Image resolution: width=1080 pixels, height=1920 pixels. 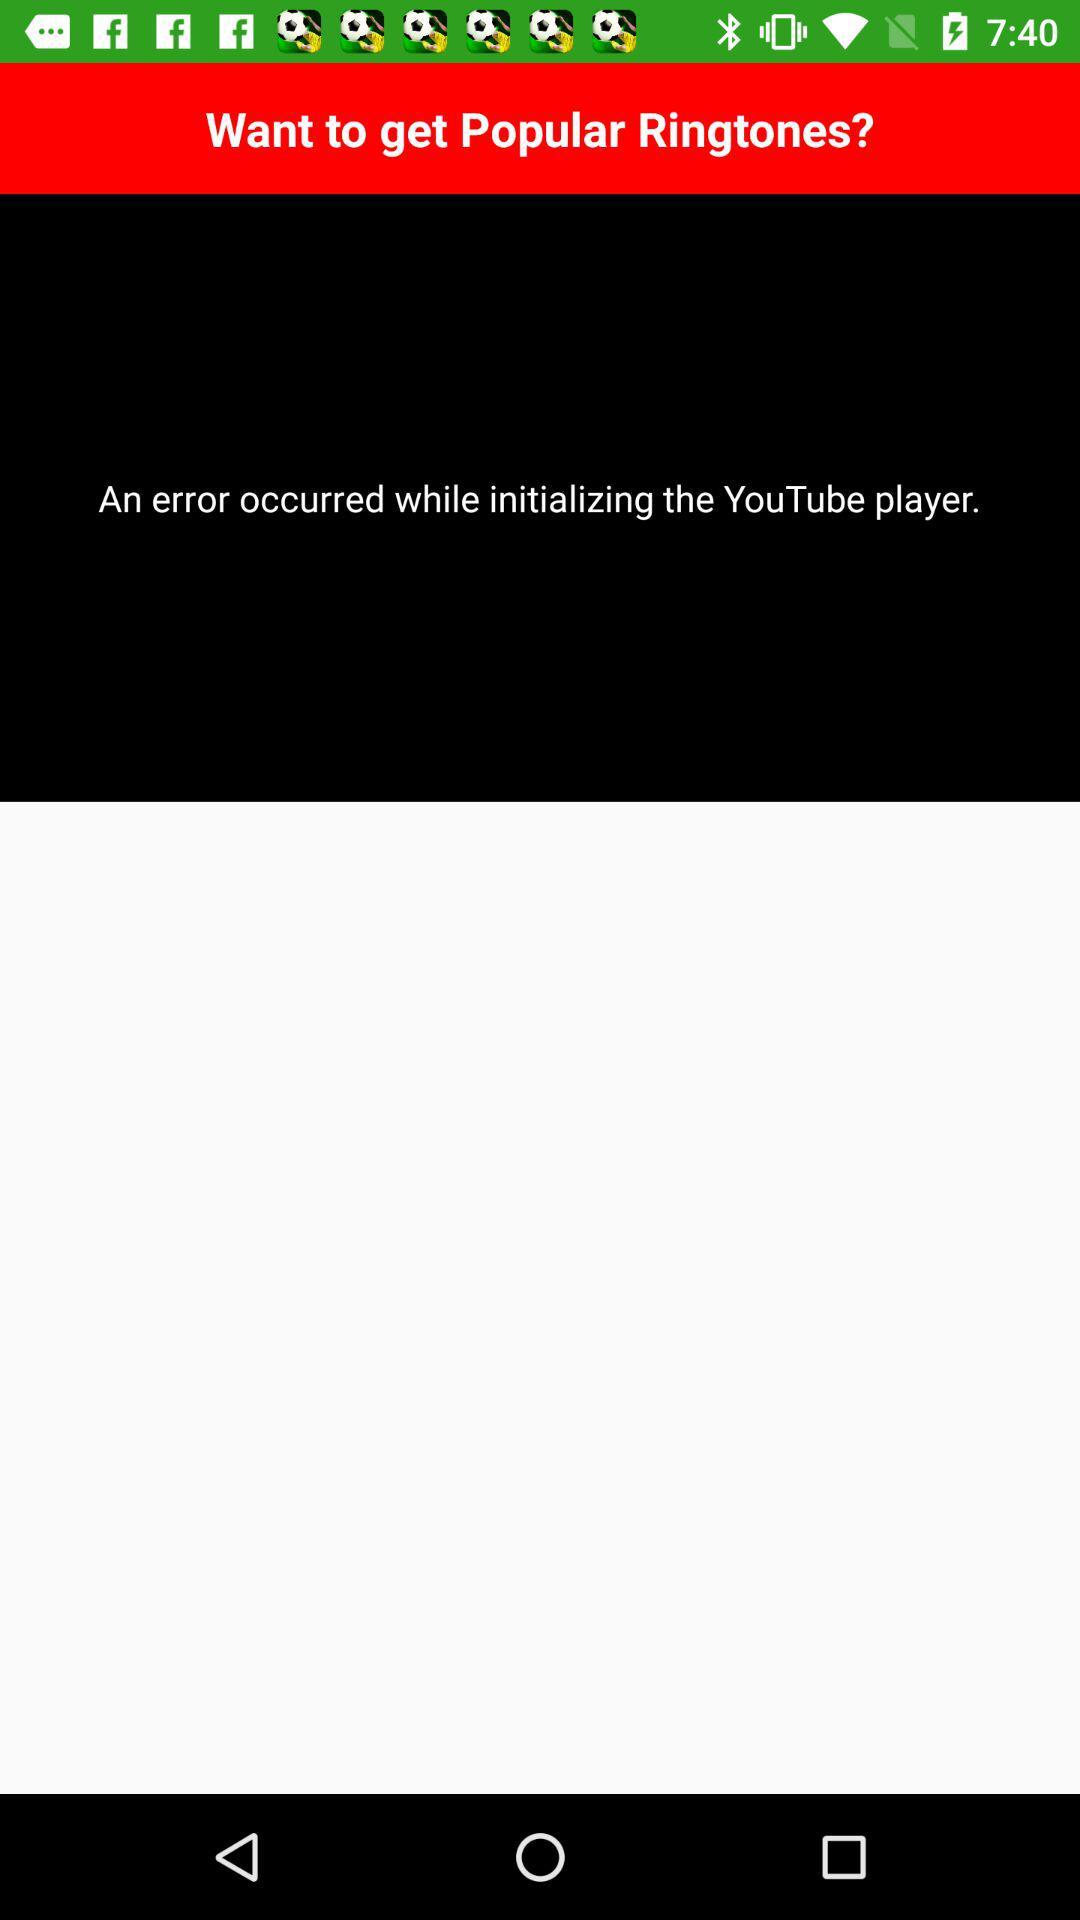 What do you see at coordinates (540, 127) in the screenshot?
I see `want to get app` at bounding box center [540, 127].